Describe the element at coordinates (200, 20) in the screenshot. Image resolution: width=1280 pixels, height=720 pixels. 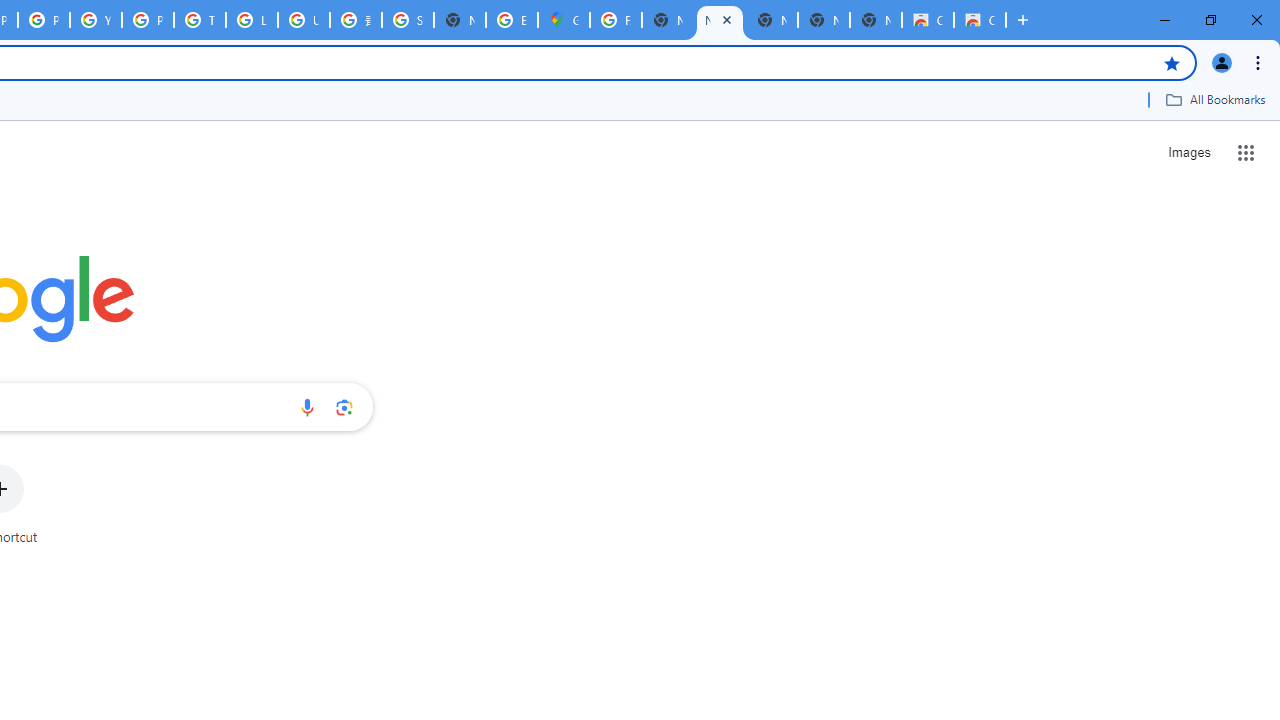
I see `'Tips & tricks for Chrome - Google Chrome Help'` at that location.